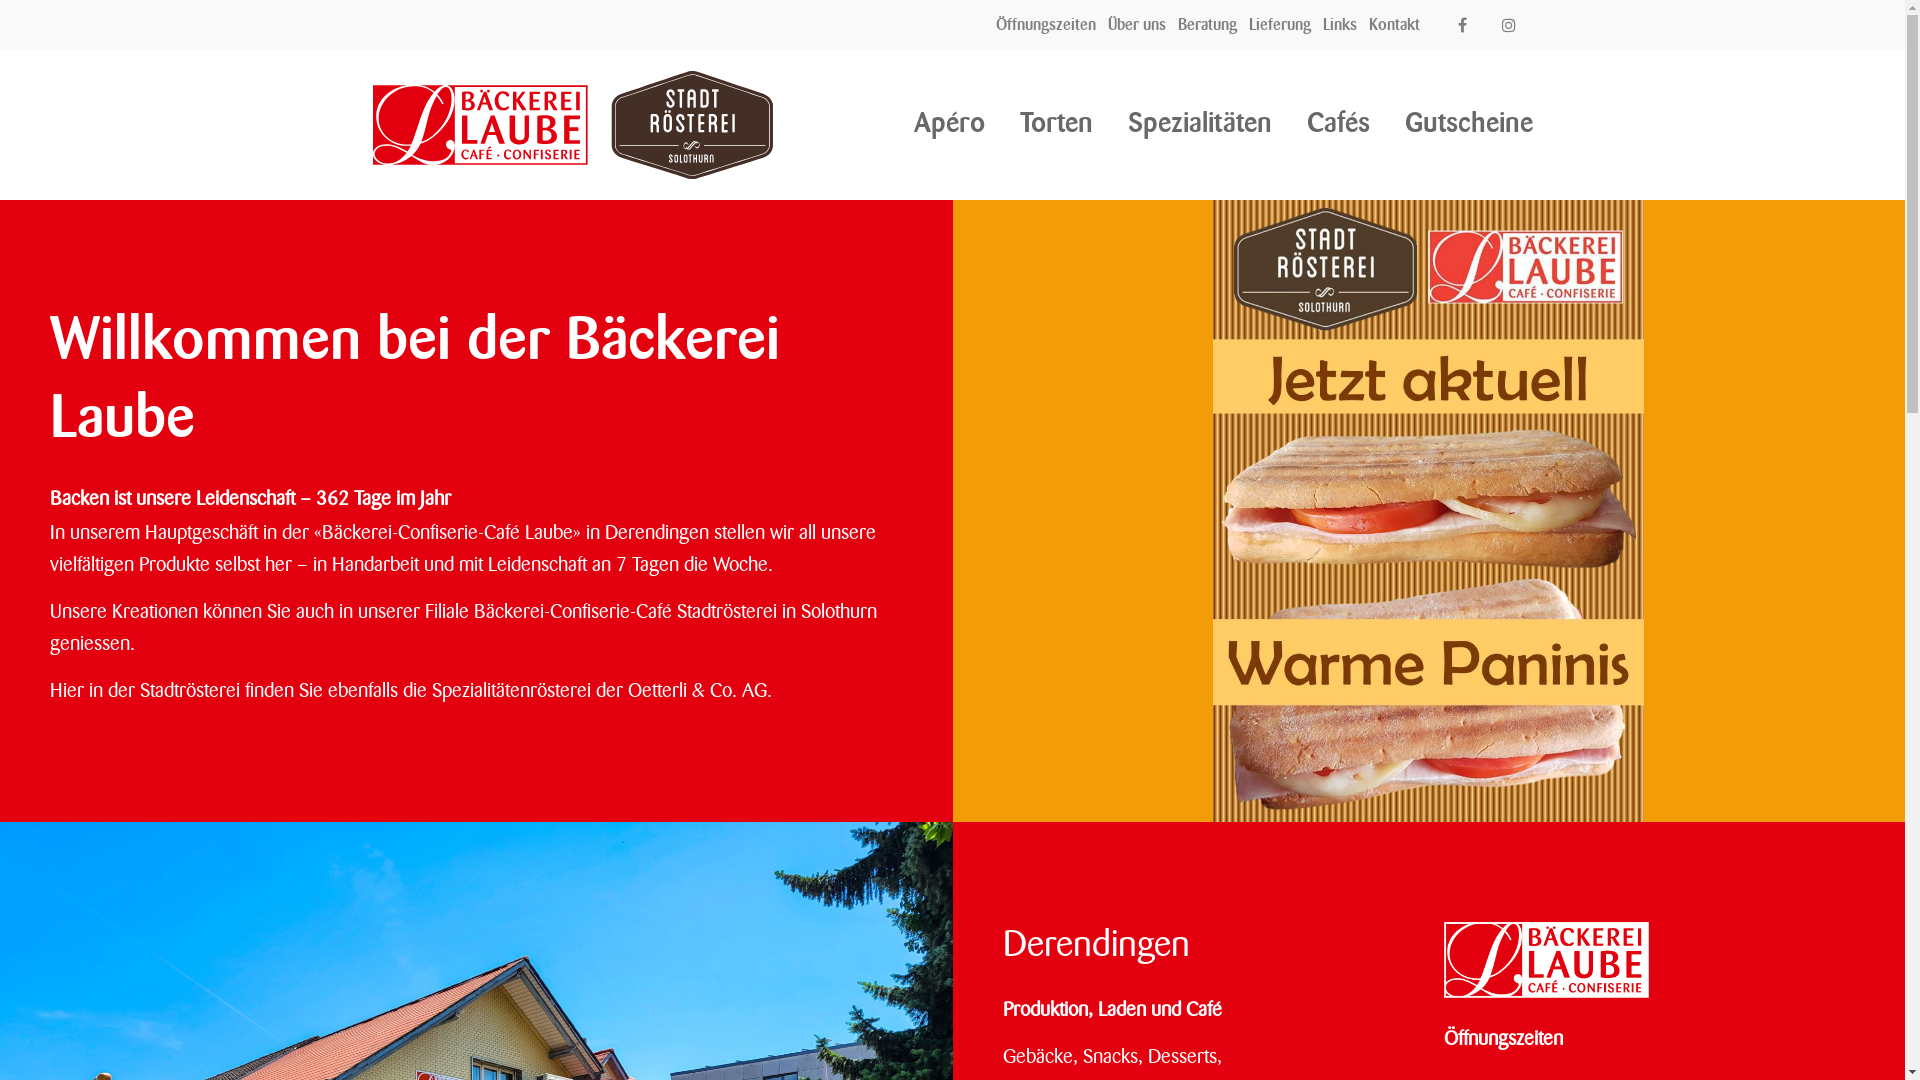 This screenshot has width=1920, height=1080. Describe the element at coordinates (1280, 24) in the screenshot. I see `'Lieferung'` at that location.